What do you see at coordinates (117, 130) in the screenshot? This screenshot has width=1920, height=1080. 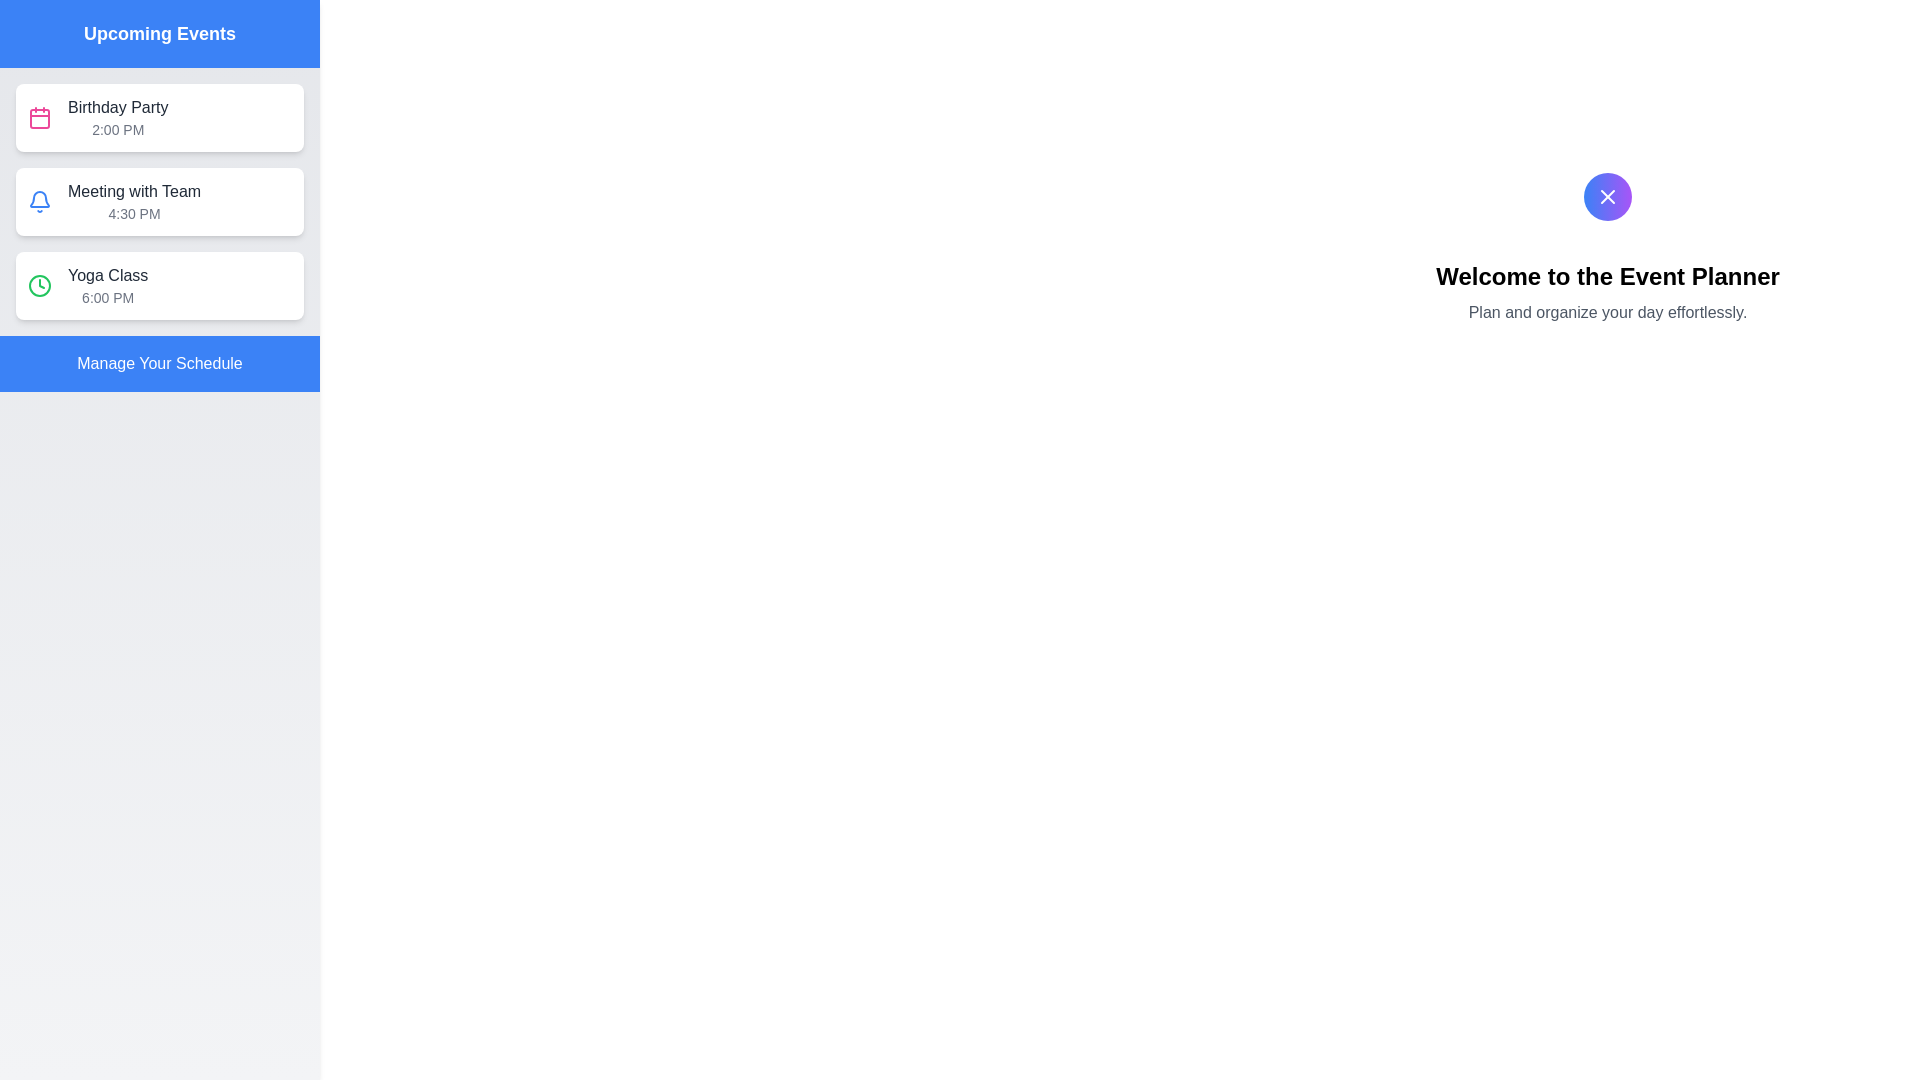 I see `text label displaying '2:00 PM' located beneath the 'Birthday Party' text in the first event card under 'Upcoming Events'` at bounding box center [117, 130].